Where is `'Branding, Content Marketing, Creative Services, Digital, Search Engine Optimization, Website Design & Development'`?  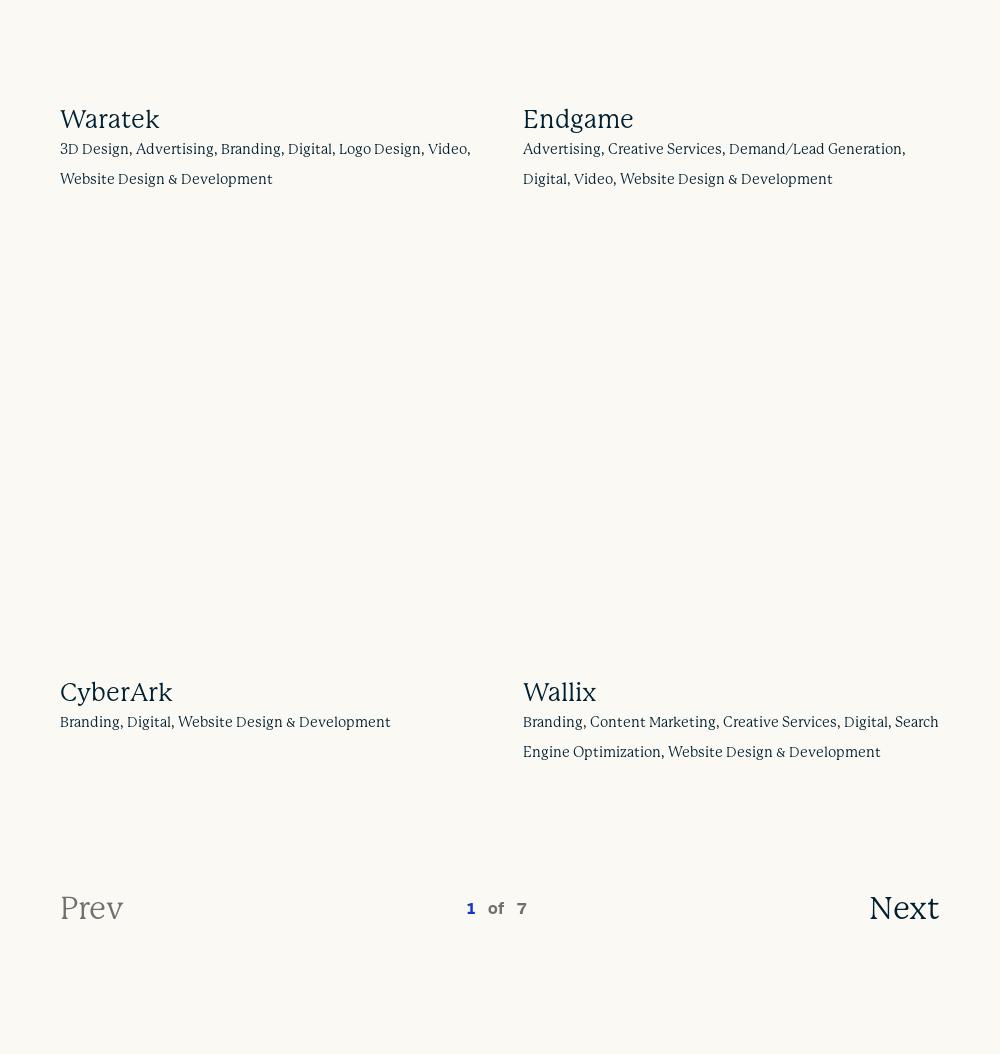
'Branding, Content Marketing, Creative Services, Digital, Search Engine Optimization, Website Design & Development' is located at coordinates (729, 735).